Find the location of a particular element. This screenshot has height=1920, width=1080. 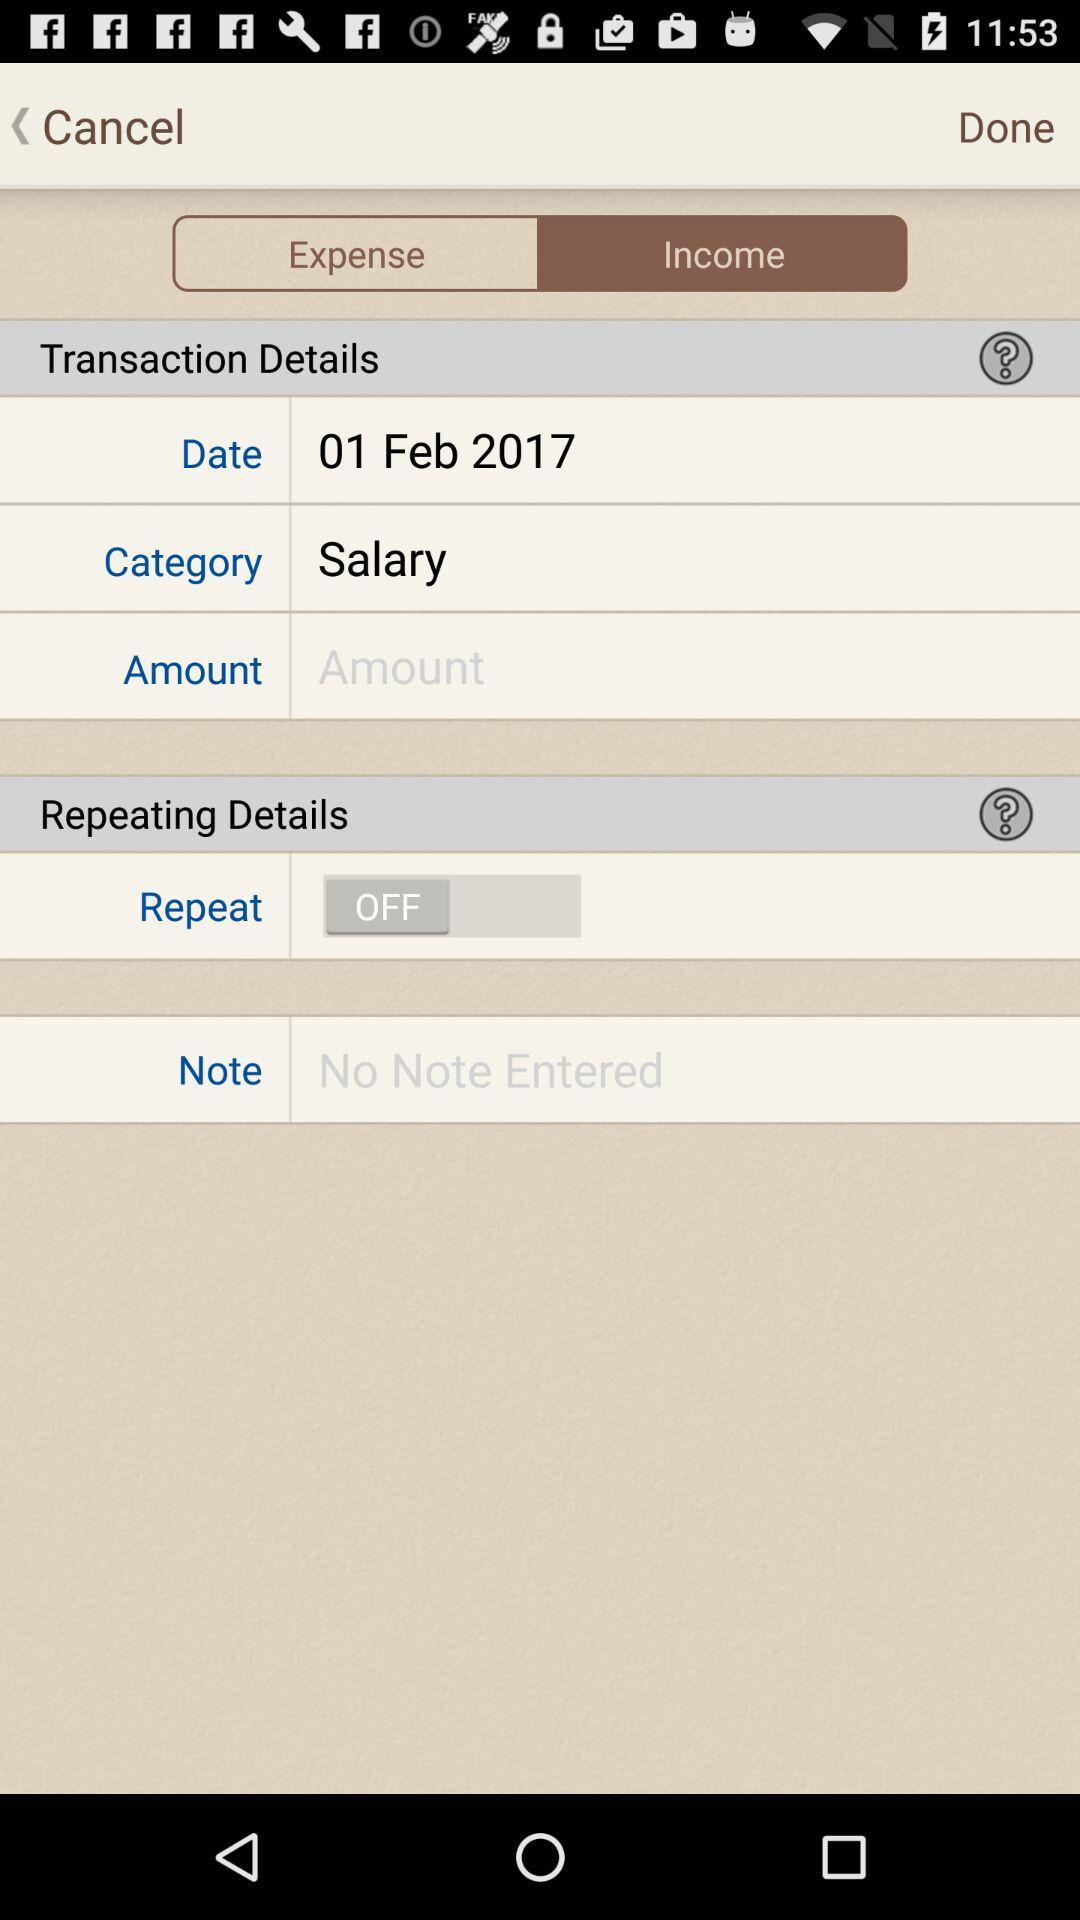

the help icon is located at coordinates (1006, 382).